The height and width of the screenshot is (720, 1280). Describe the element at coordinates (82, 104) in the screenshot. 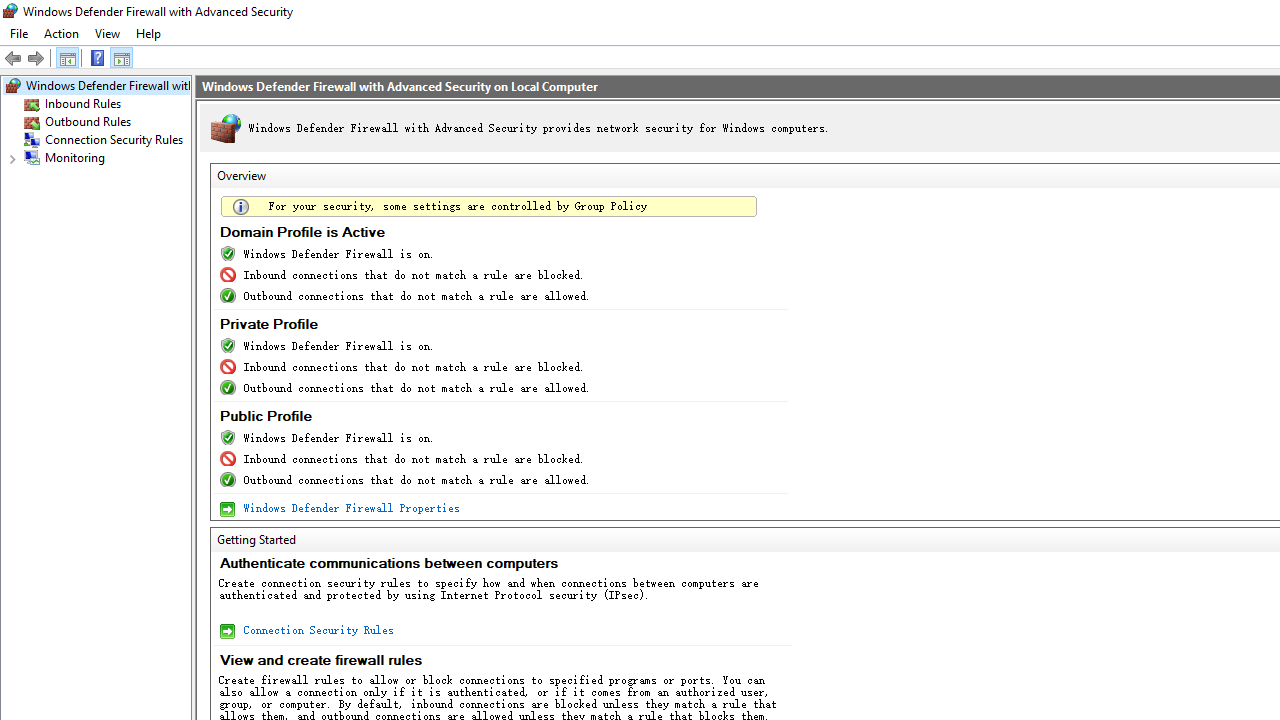

I see `'Inbound Rules'` at that location.